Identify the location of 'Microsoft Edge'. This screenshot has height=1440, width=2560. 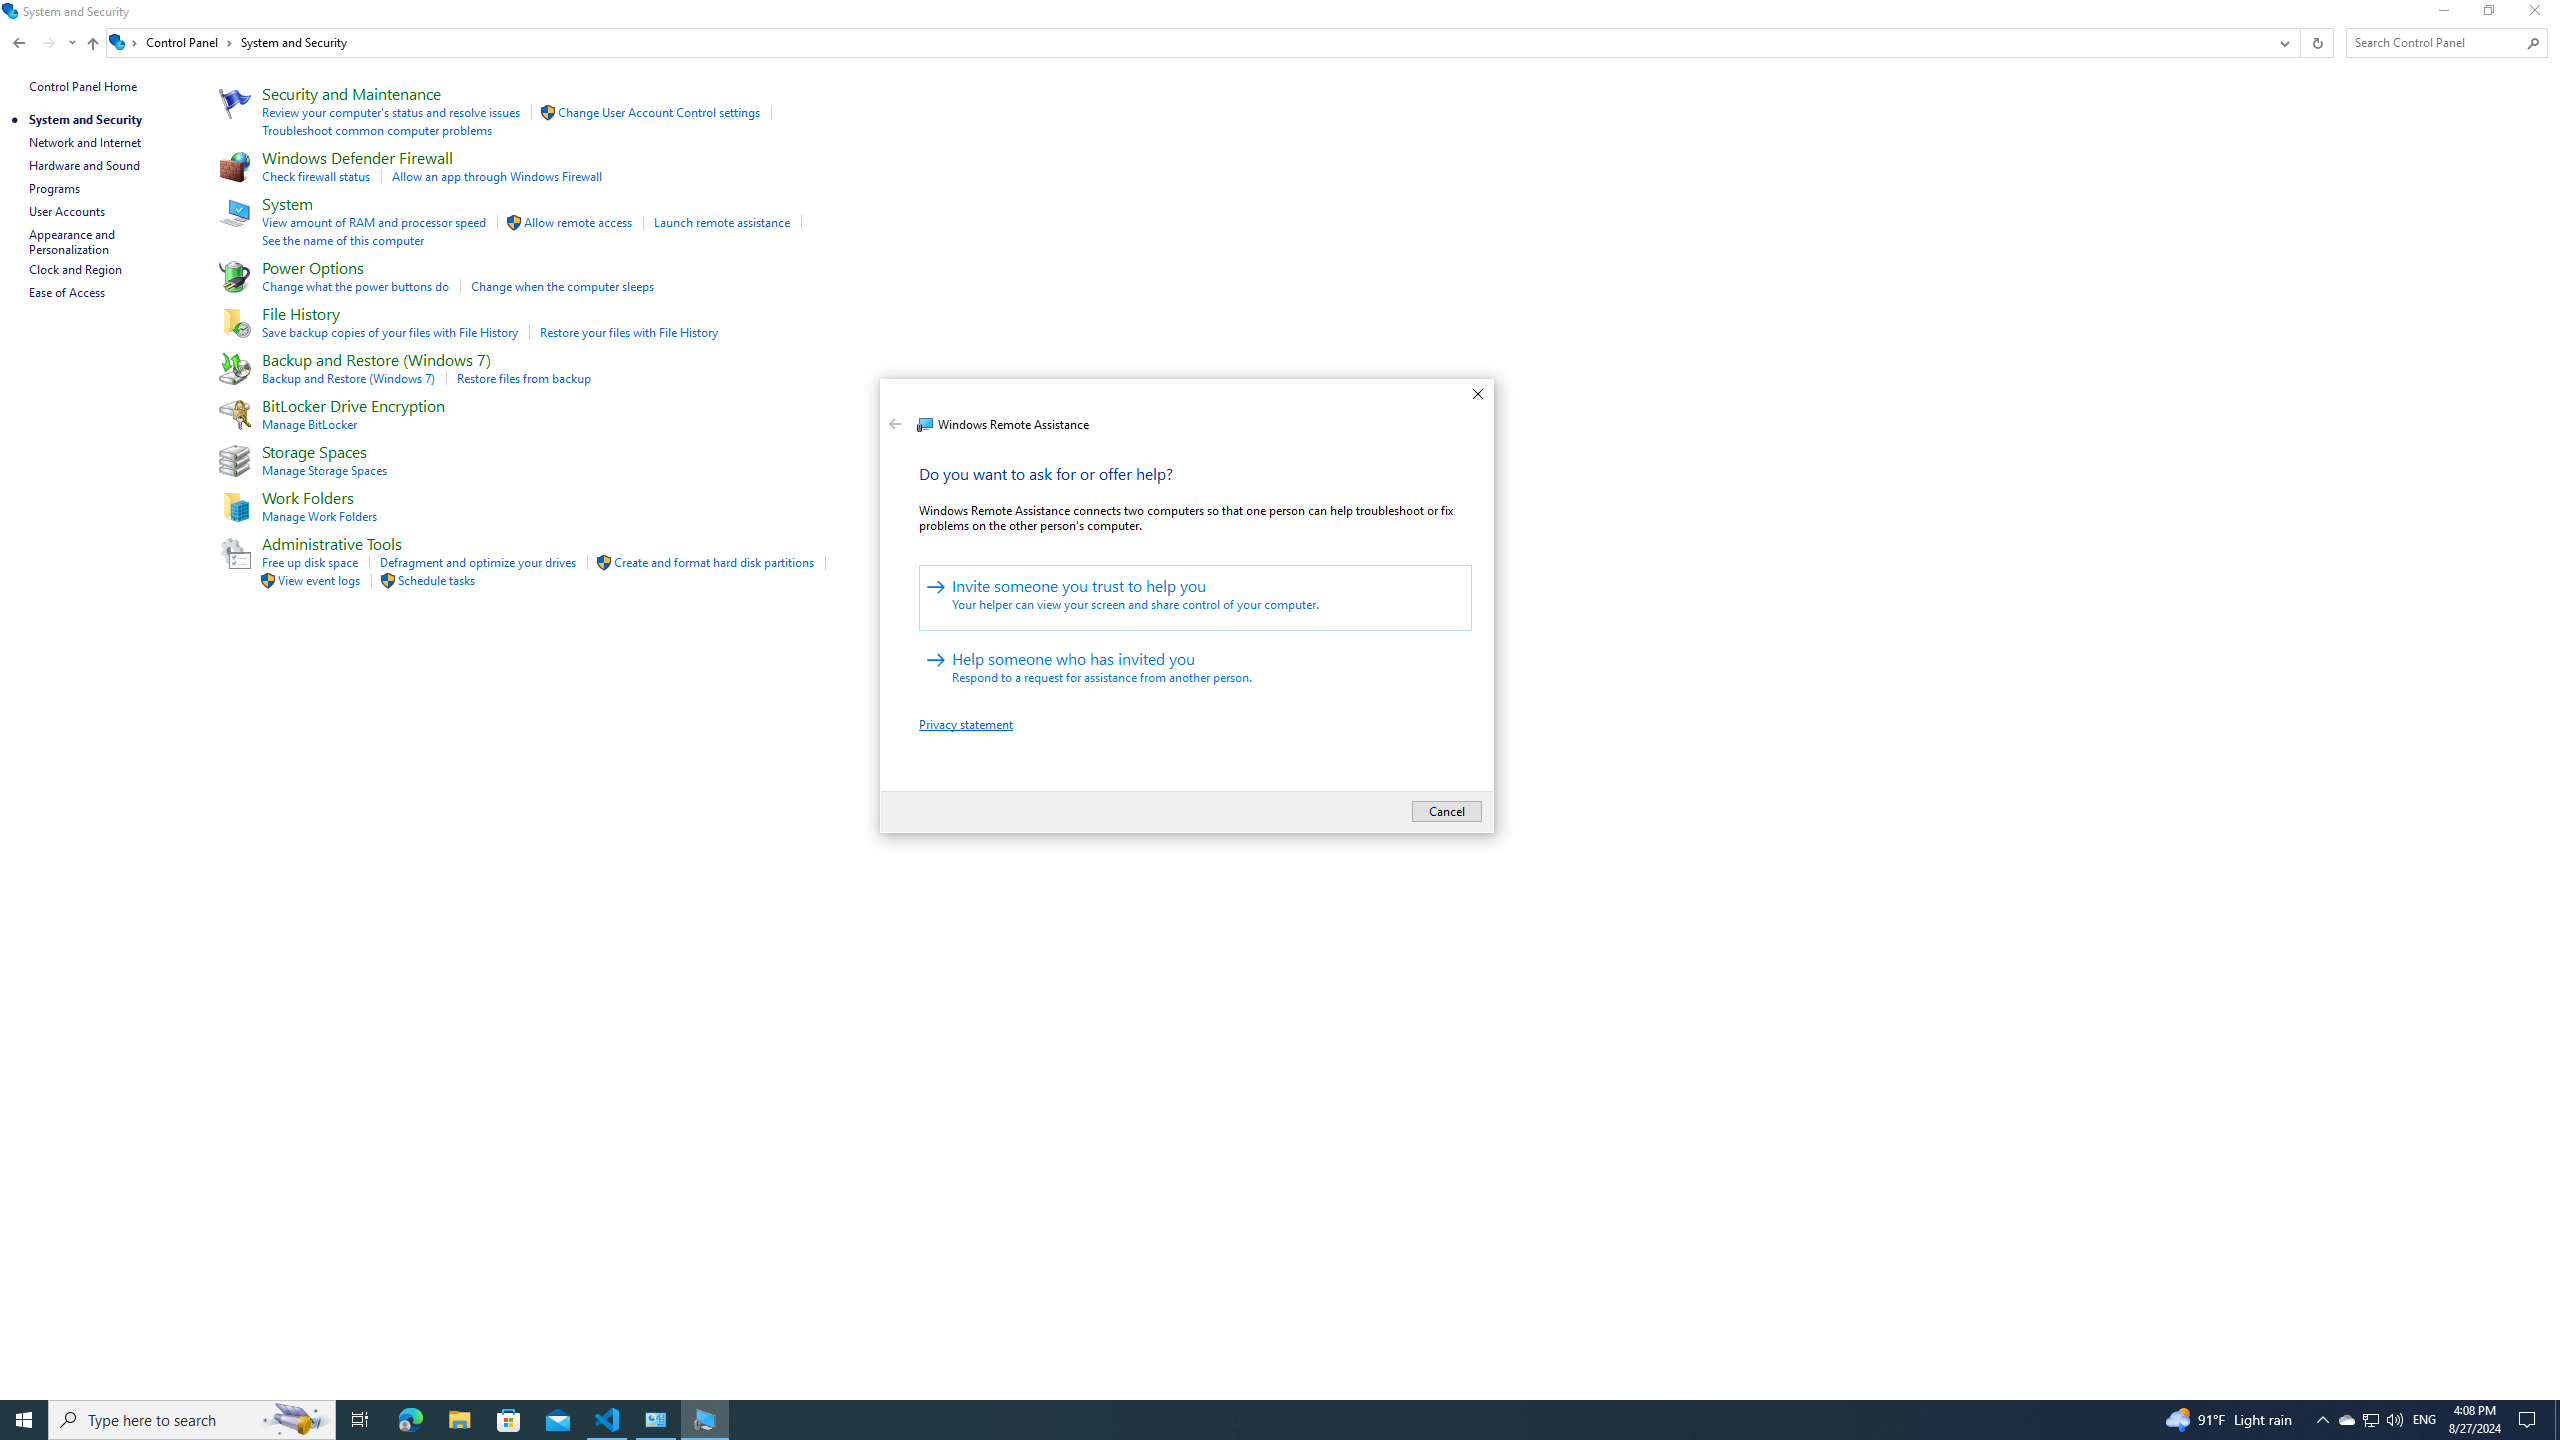
(409, 1418).